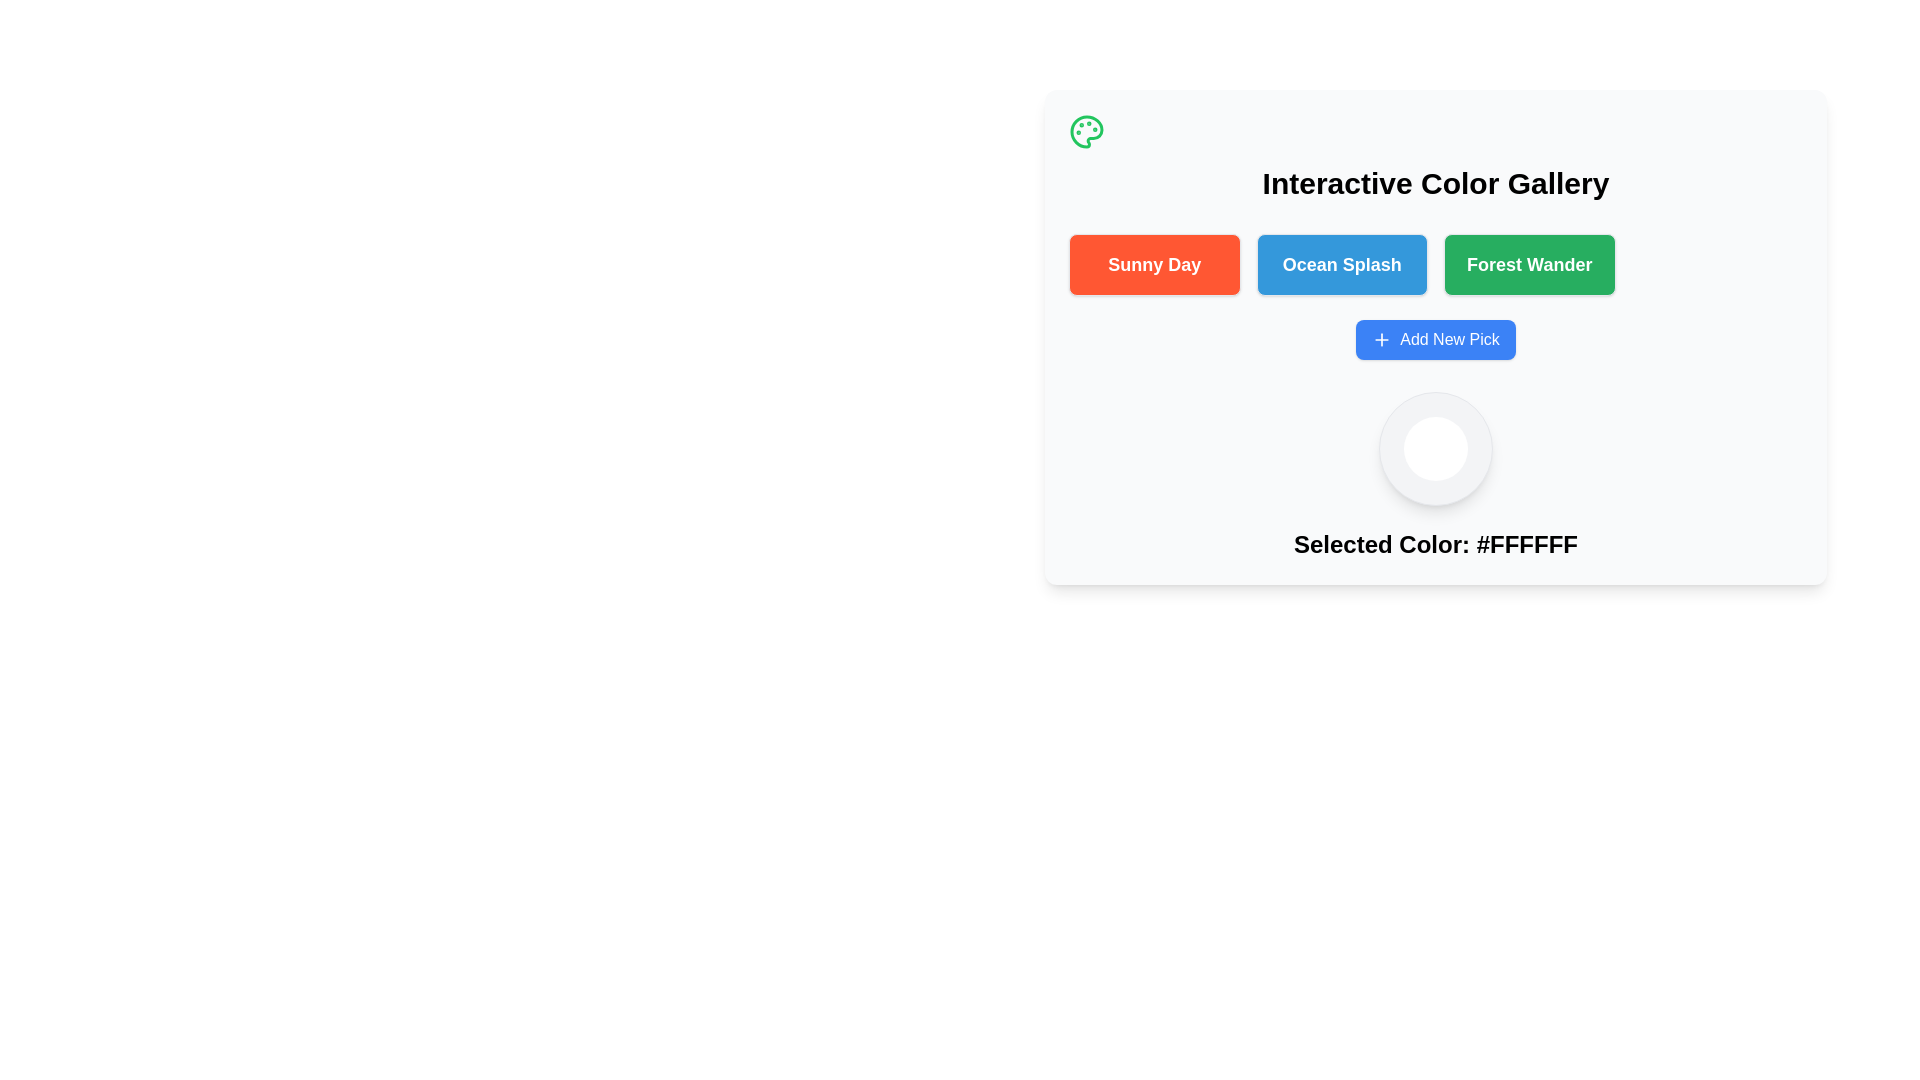 Image resolution: width=1920 pixels, height=1080 pixels. What do you see at coordinates (1085, 131) in the screenshot?
I see `the decorative vector graphic element that forms the base of the artist's palette icon located at the top-left corner of the displayed content` at bounding box center [1085, 131].